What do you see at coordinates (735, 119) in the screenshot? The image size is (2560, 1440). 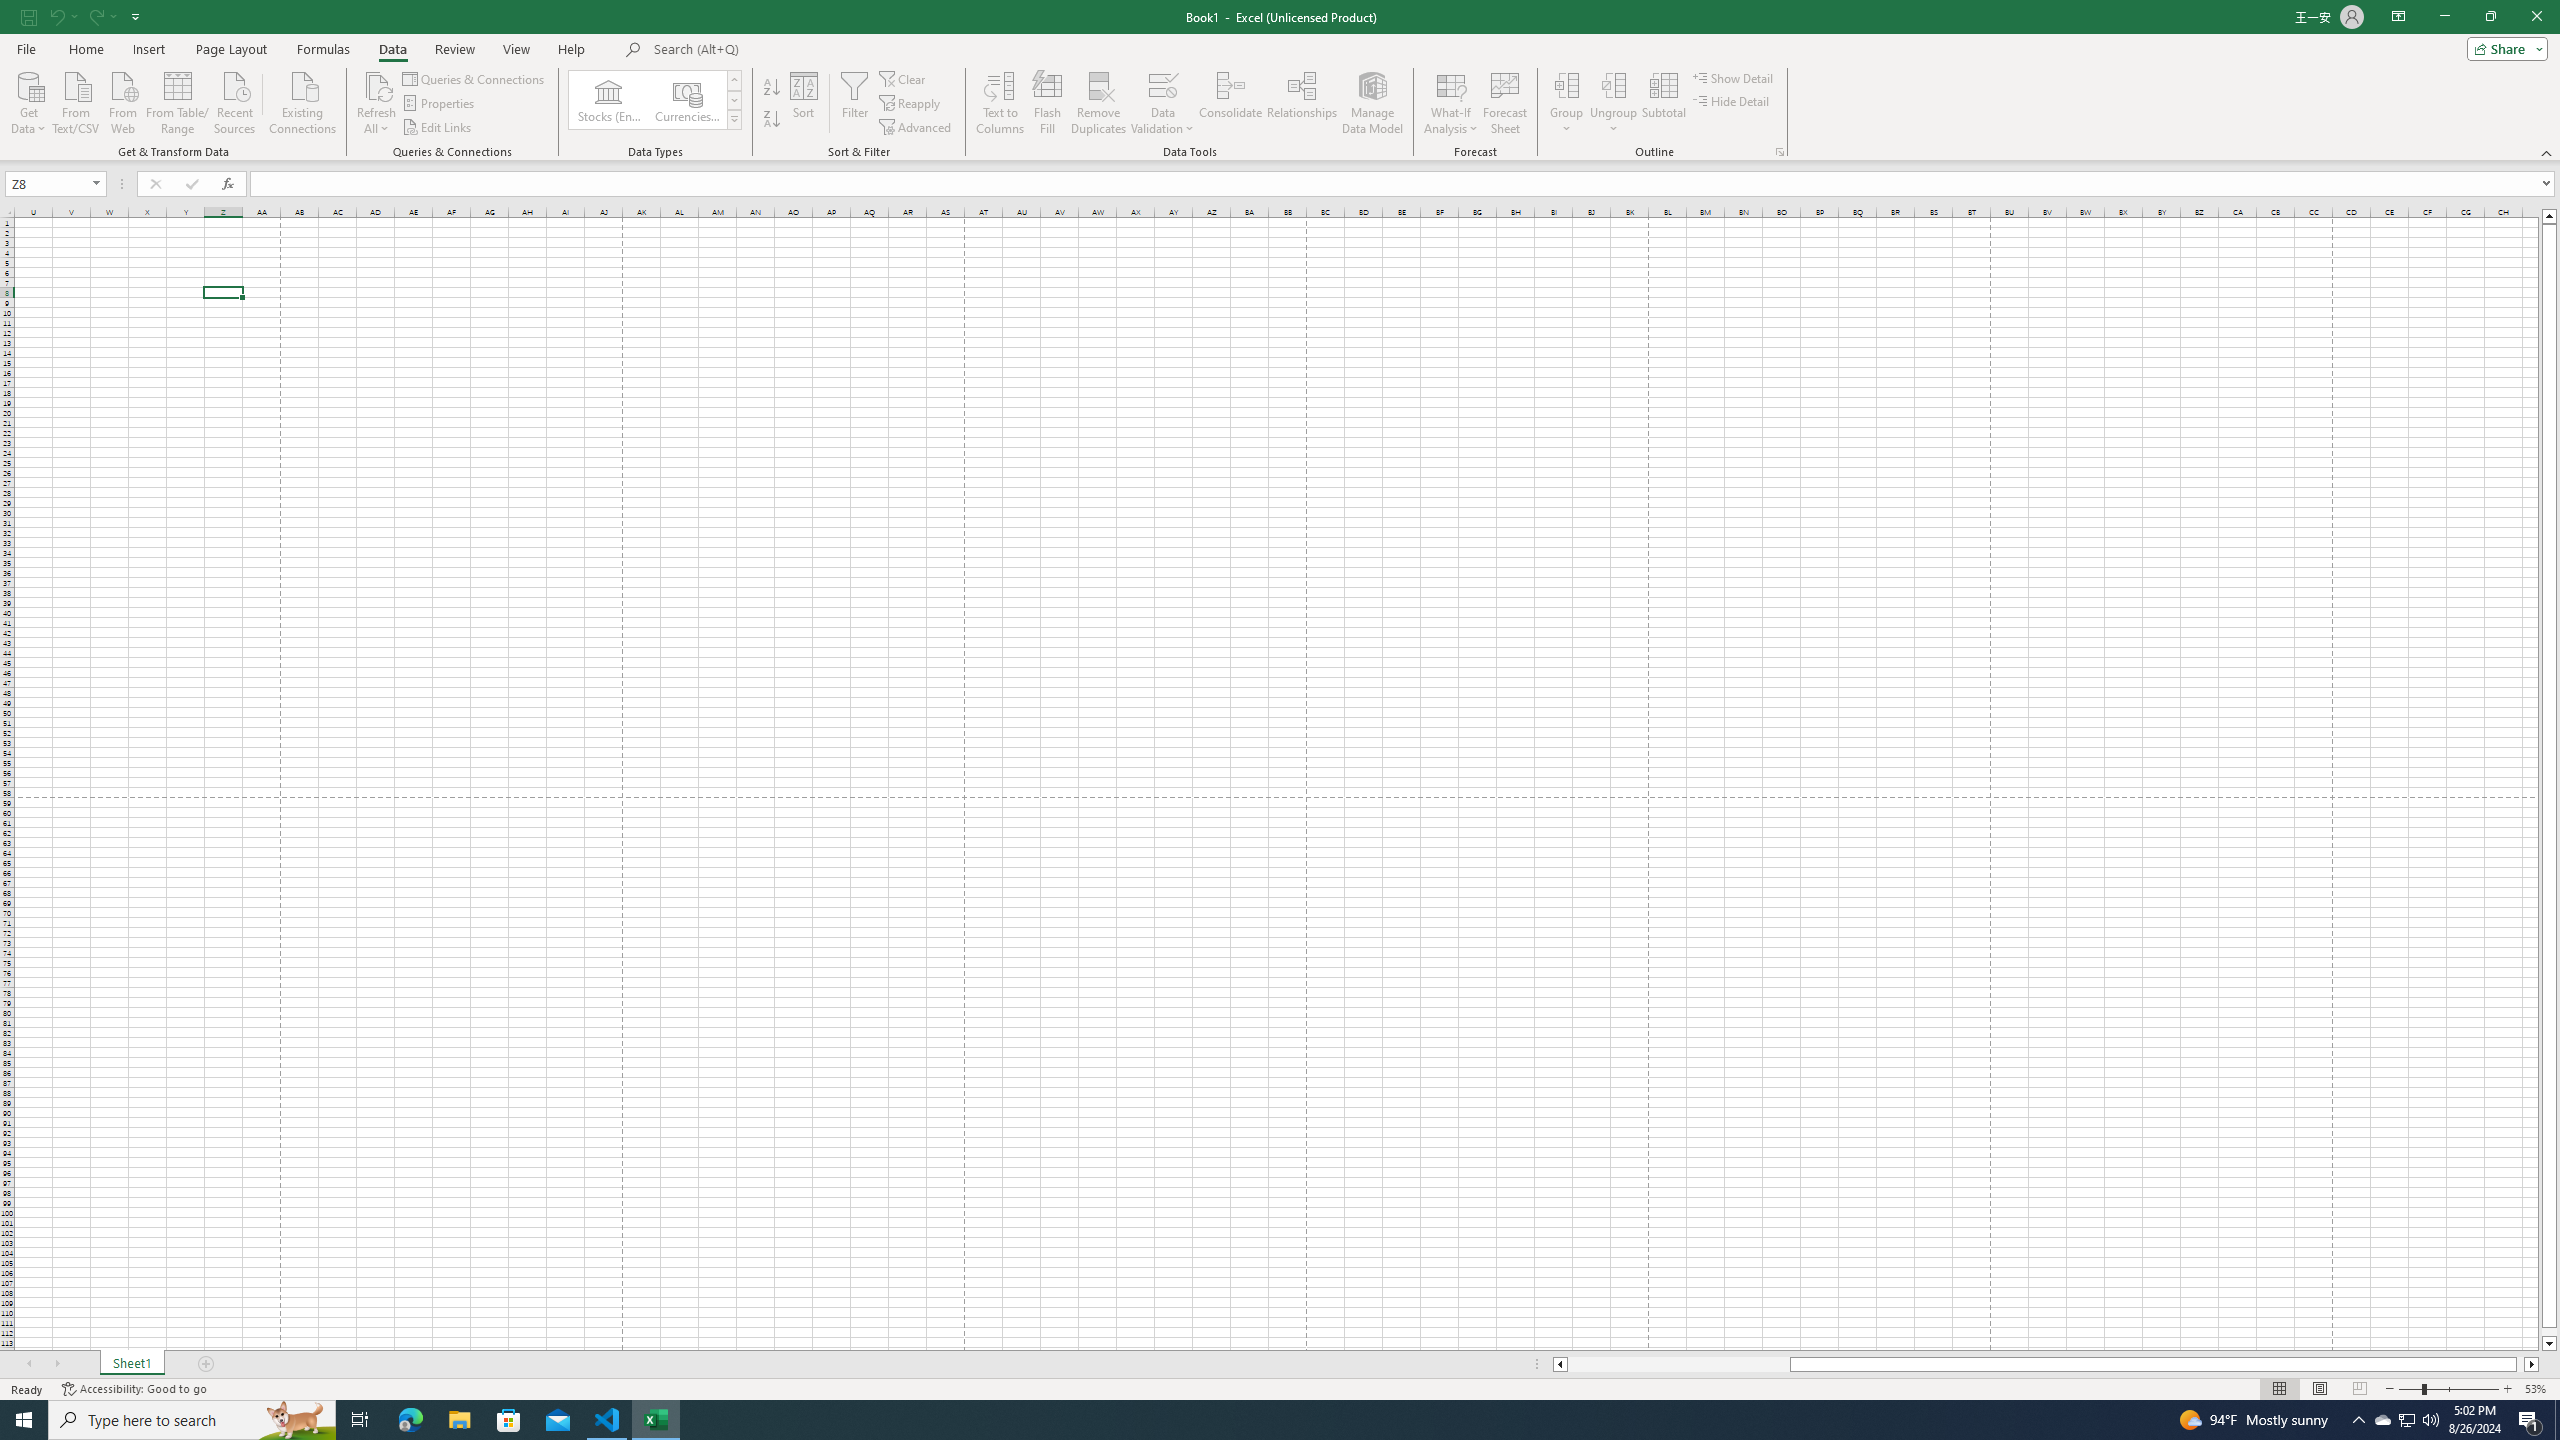 I see `'Class: NetUIImage'` at bounding box center [735, 119].